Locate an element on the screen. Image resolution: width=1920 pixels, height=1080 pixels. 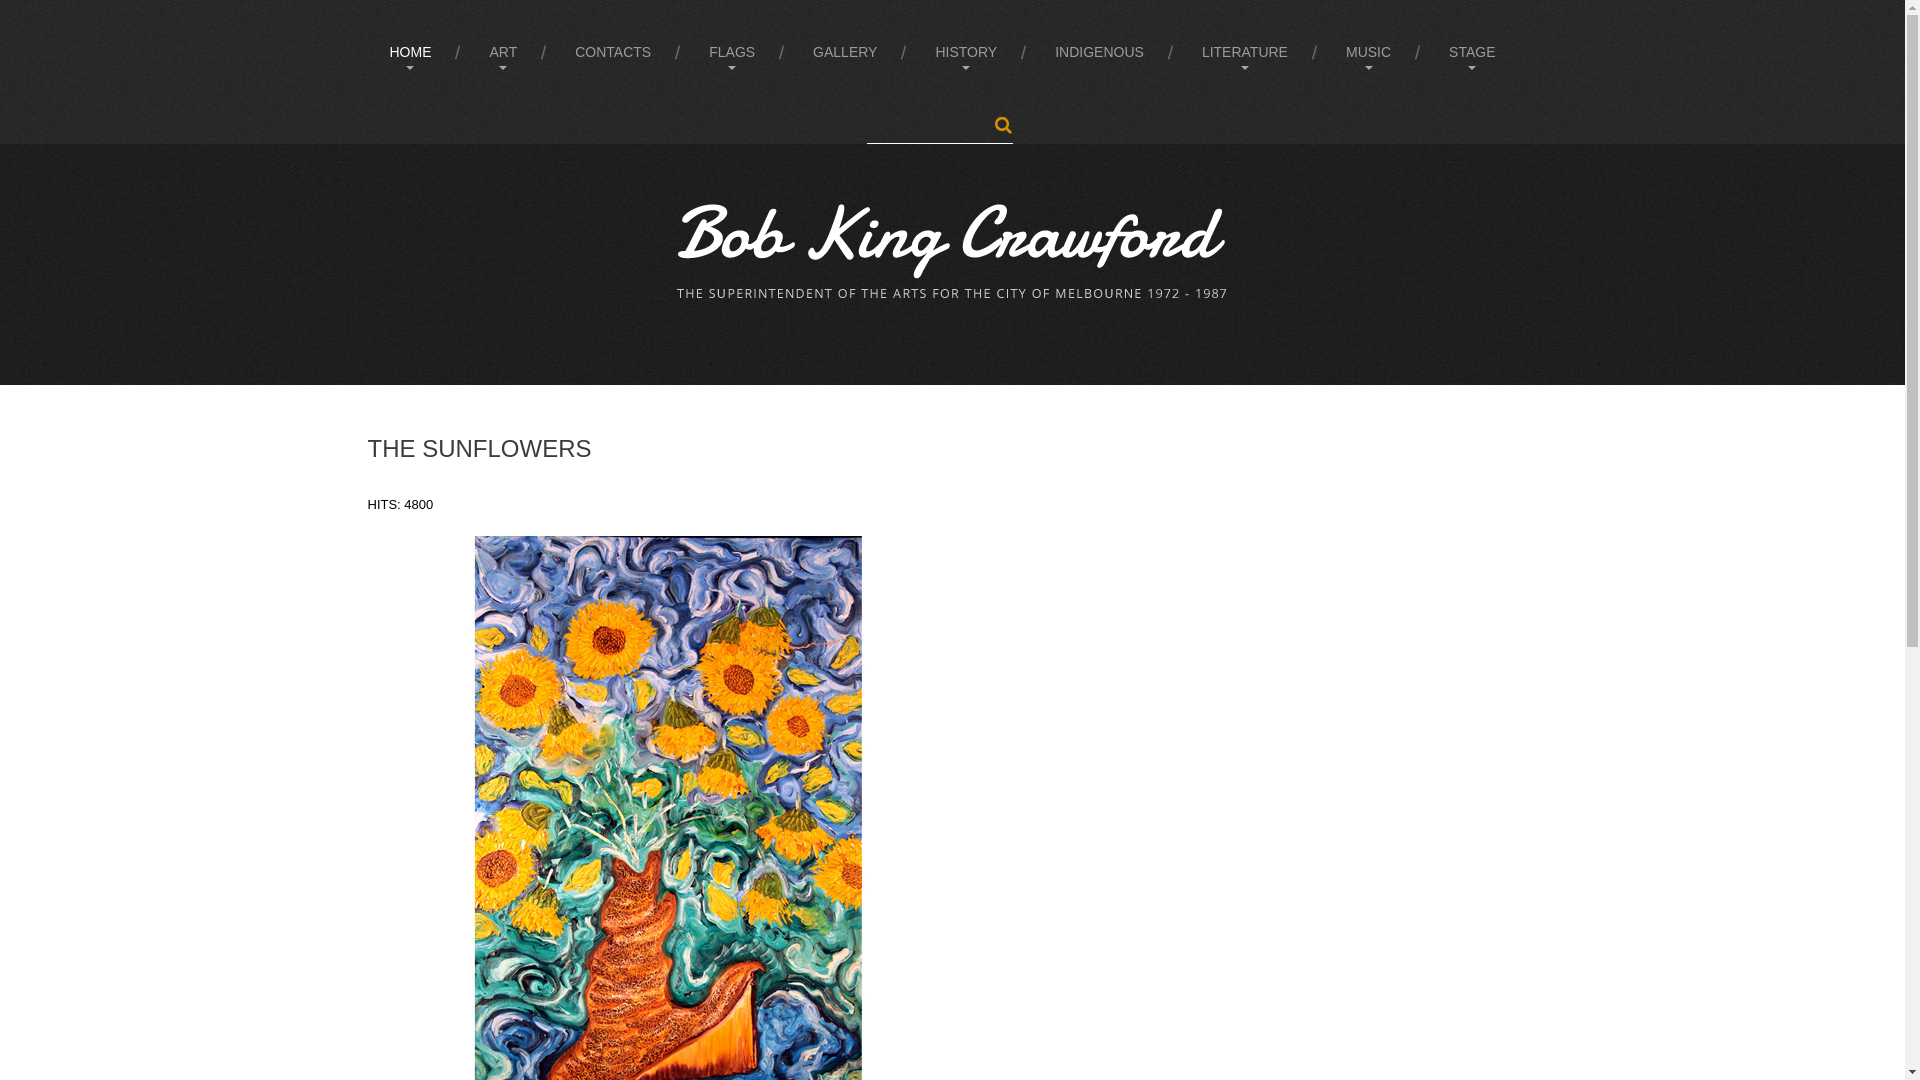
'CONTACTS' is located at coordinates (612, 50).